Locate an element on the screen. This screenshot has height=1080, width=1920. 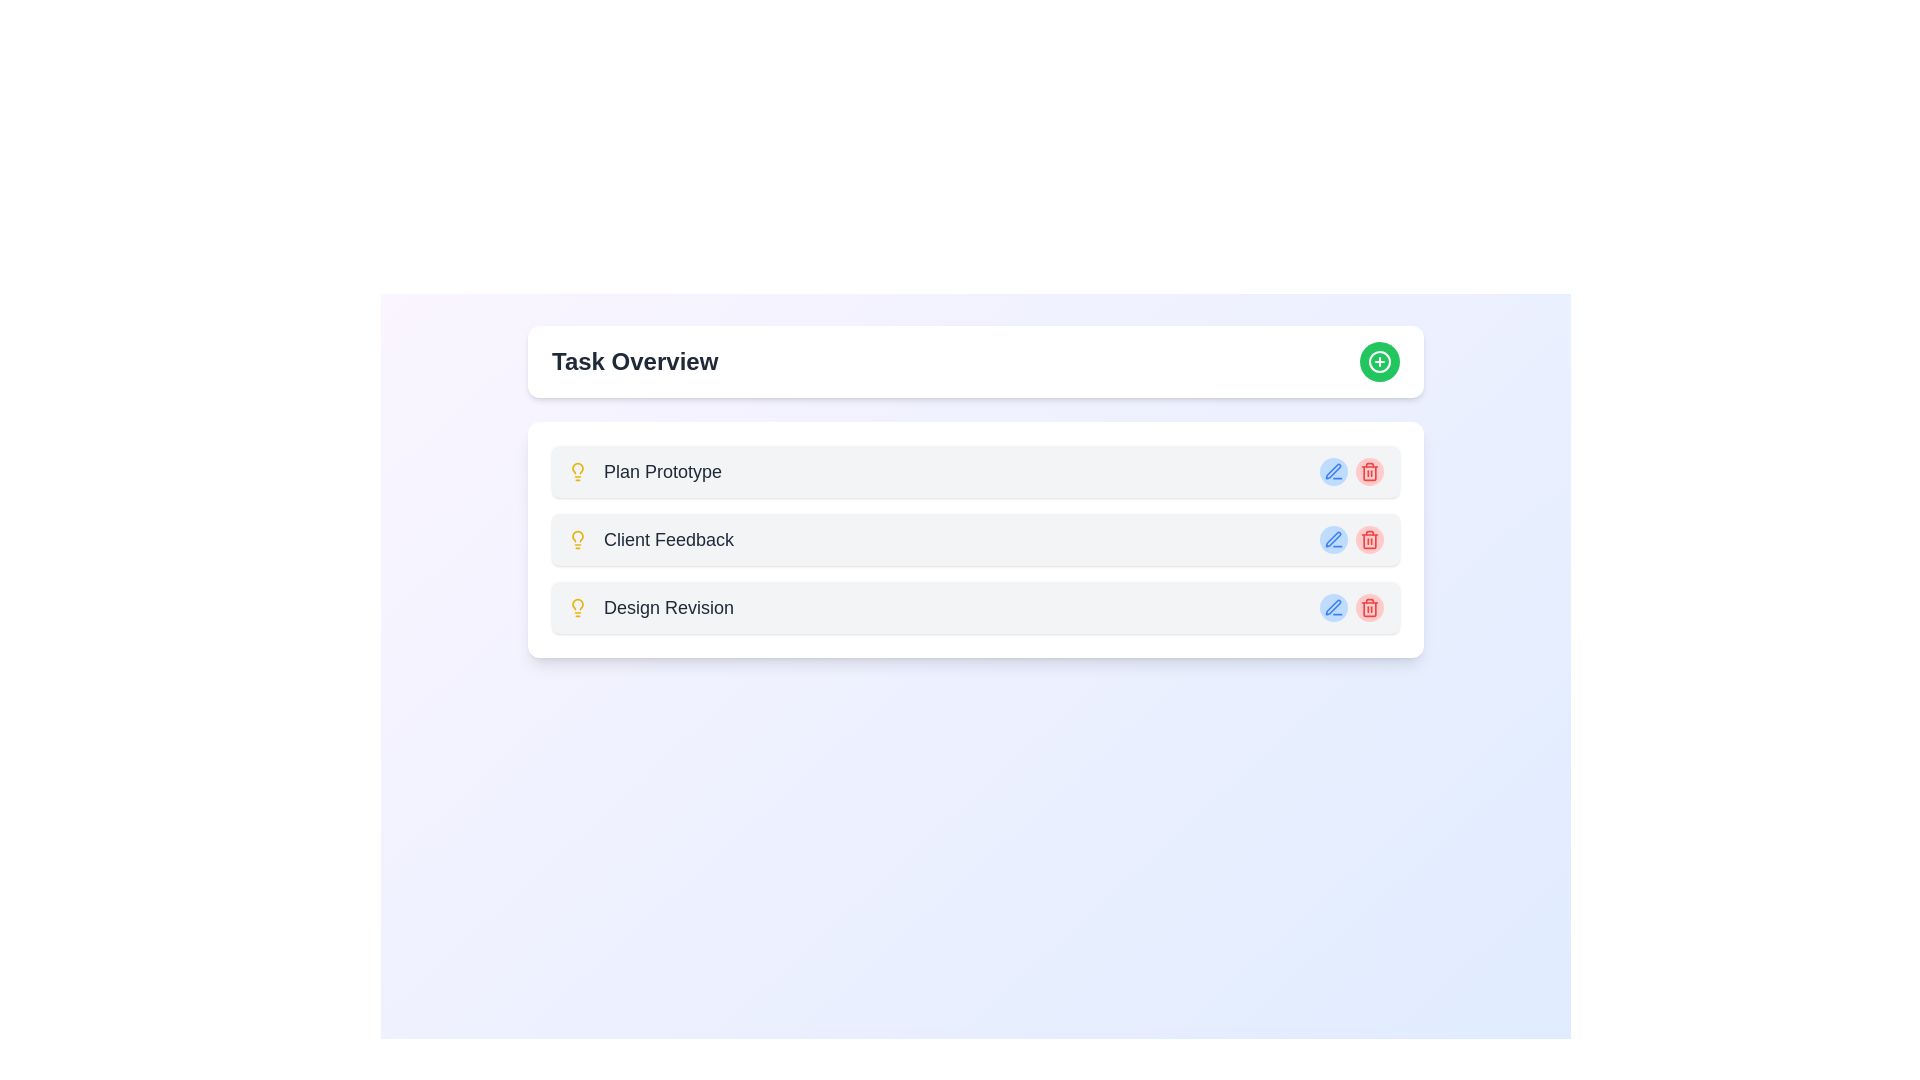
the stylized pen icon used for edit actions, located on the right side of the 'Client Feedback' row in the task list is located at coordinates (1333, 606).